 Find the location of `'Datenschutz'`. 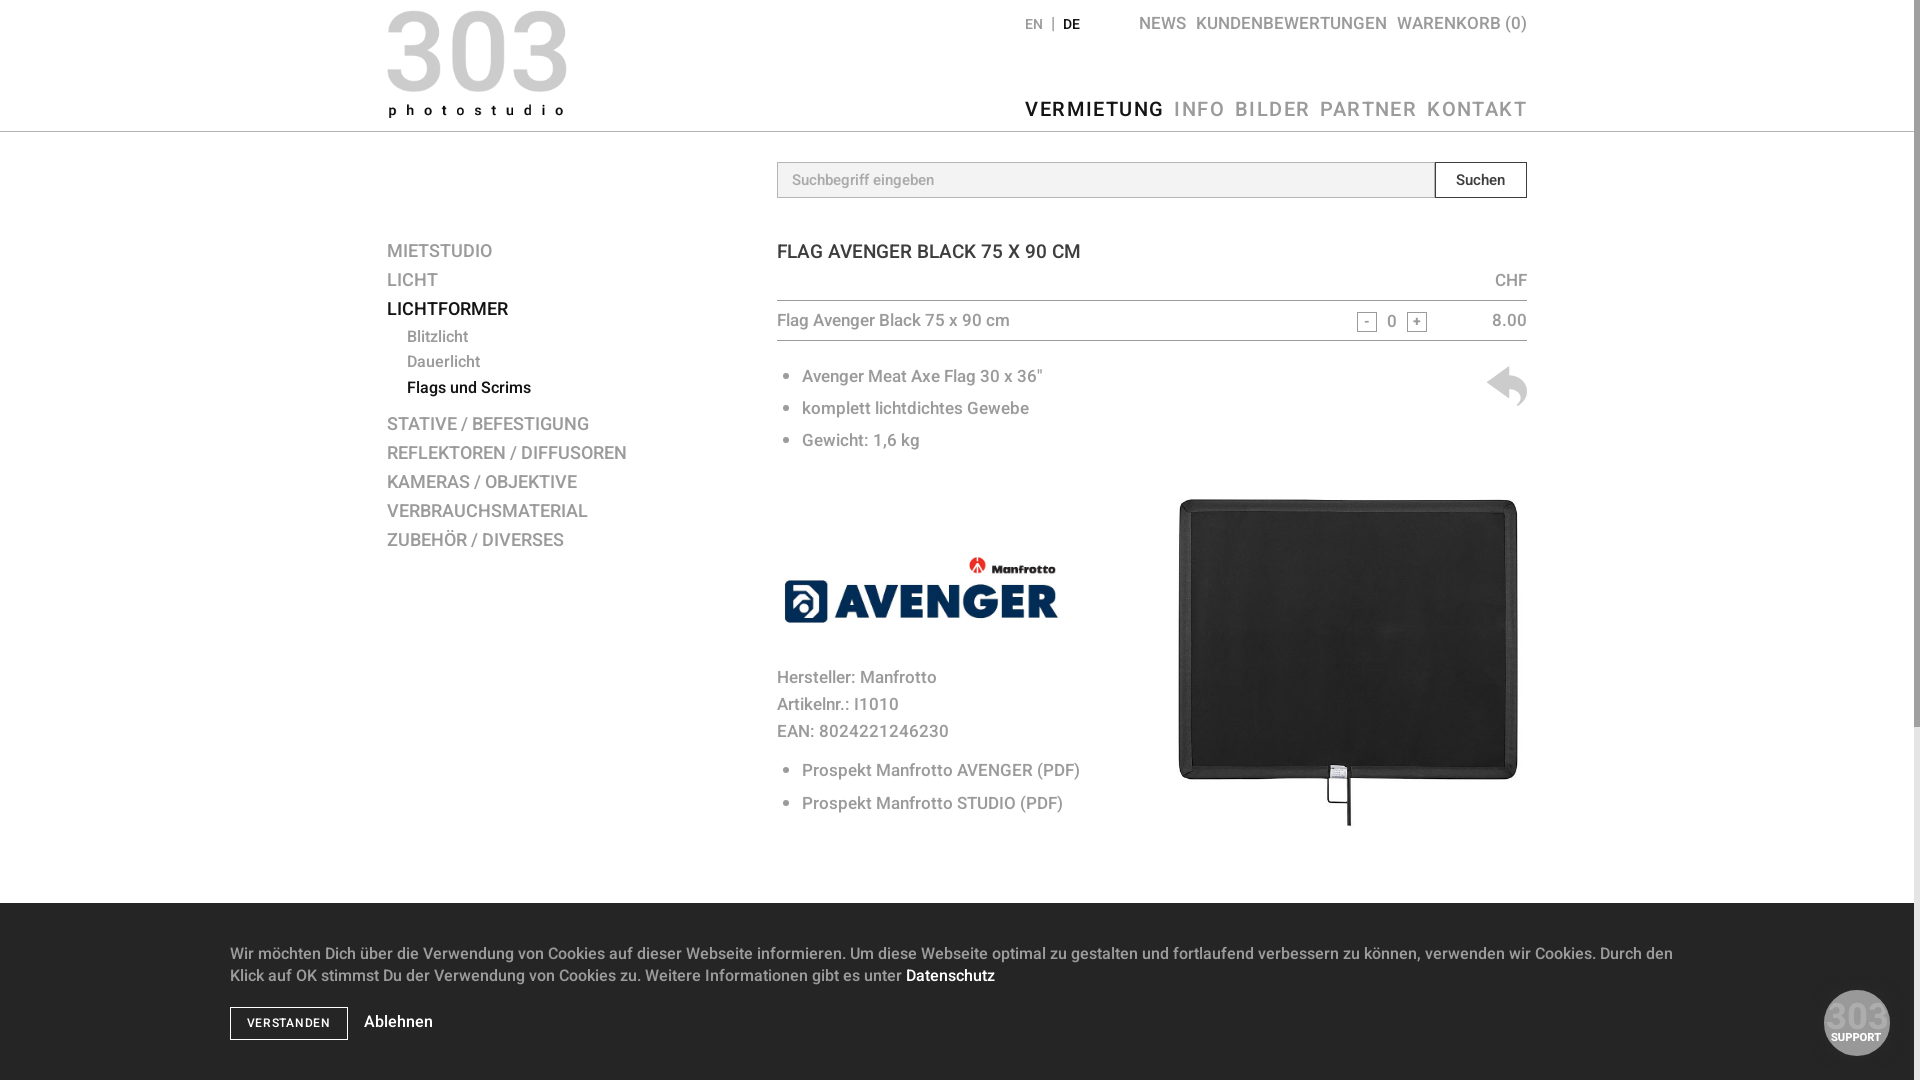

'Datenschutz' is located at coordinates (949, 974).